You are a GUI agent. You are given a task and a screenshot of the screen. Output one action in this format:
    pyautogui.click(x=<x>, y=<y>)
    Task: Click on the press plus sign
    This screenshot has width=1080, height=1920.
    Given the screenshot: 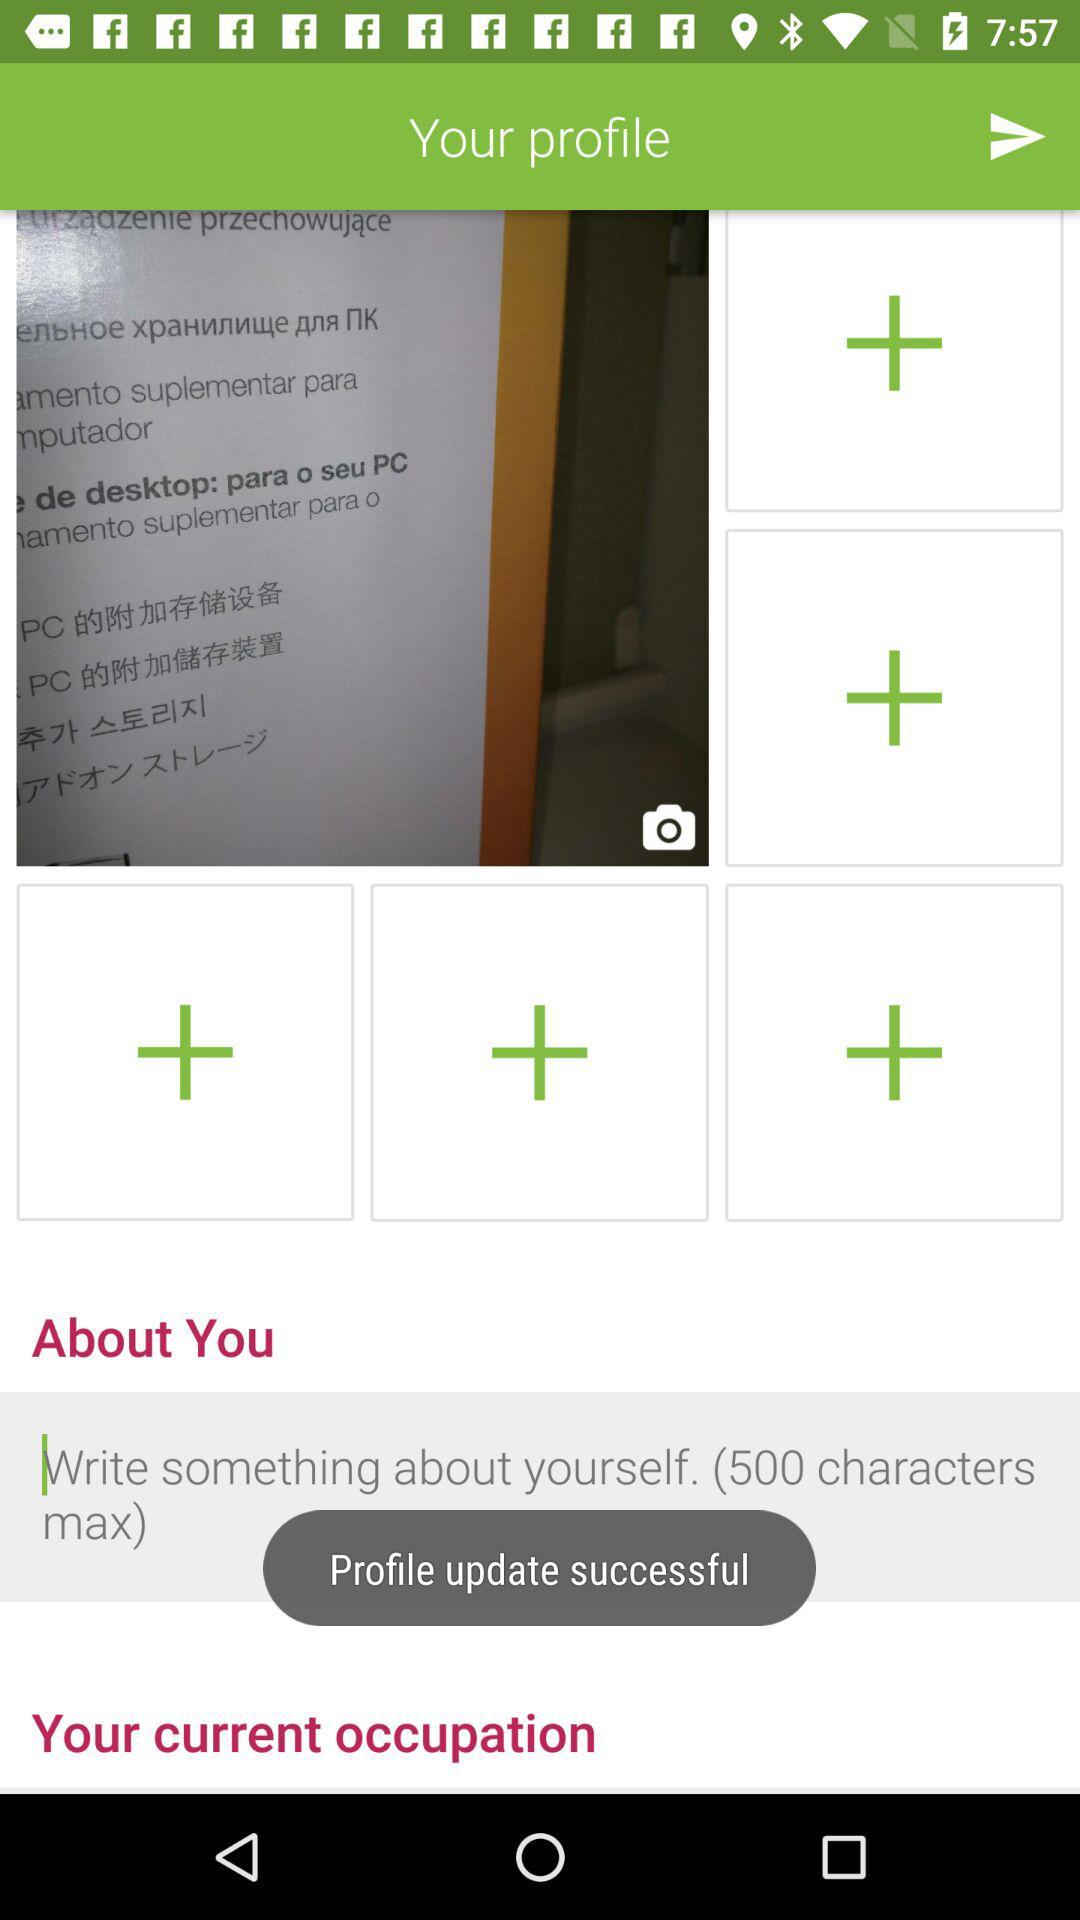 What is the action you would take?
    pyautogui.click(x=893, y=697)
    